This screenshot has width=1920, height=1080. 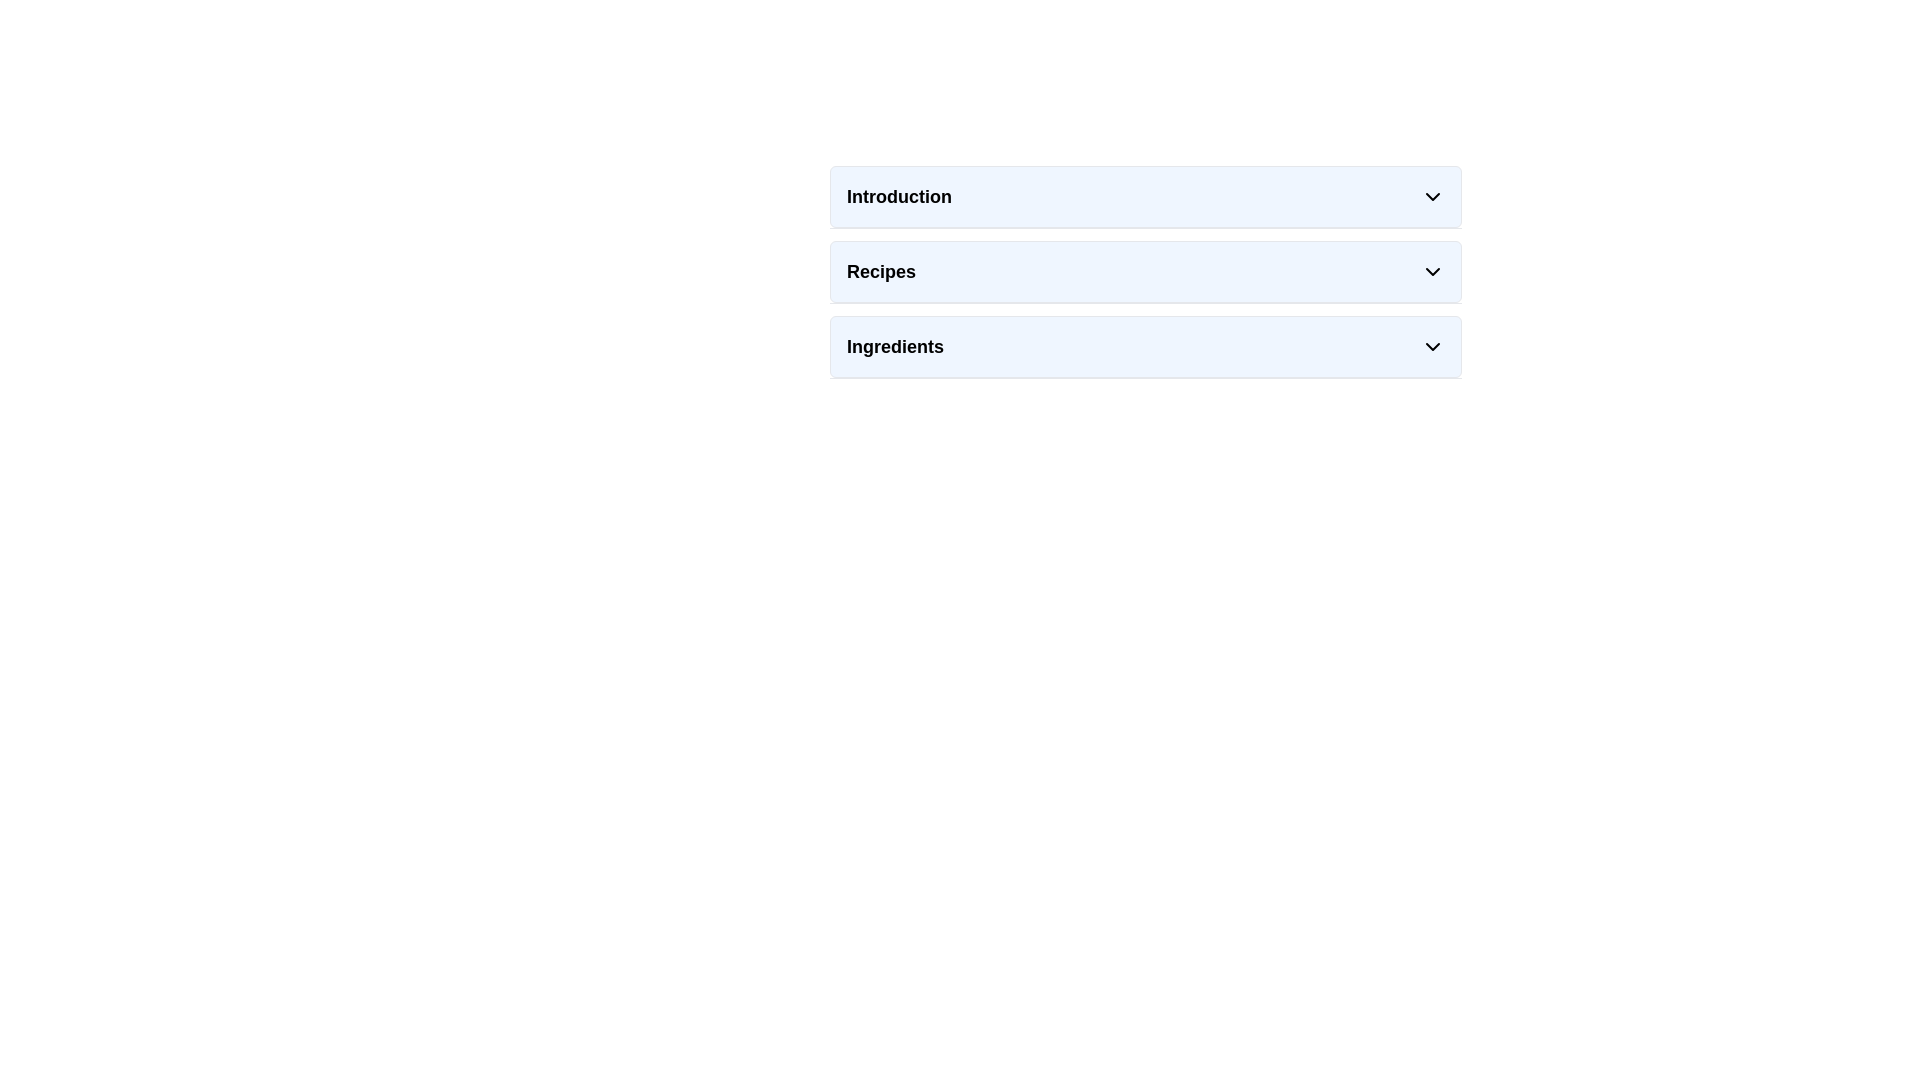 I want to click on the light blue dropdown button labeled 'Recipes', so click(x=1146, y=272).